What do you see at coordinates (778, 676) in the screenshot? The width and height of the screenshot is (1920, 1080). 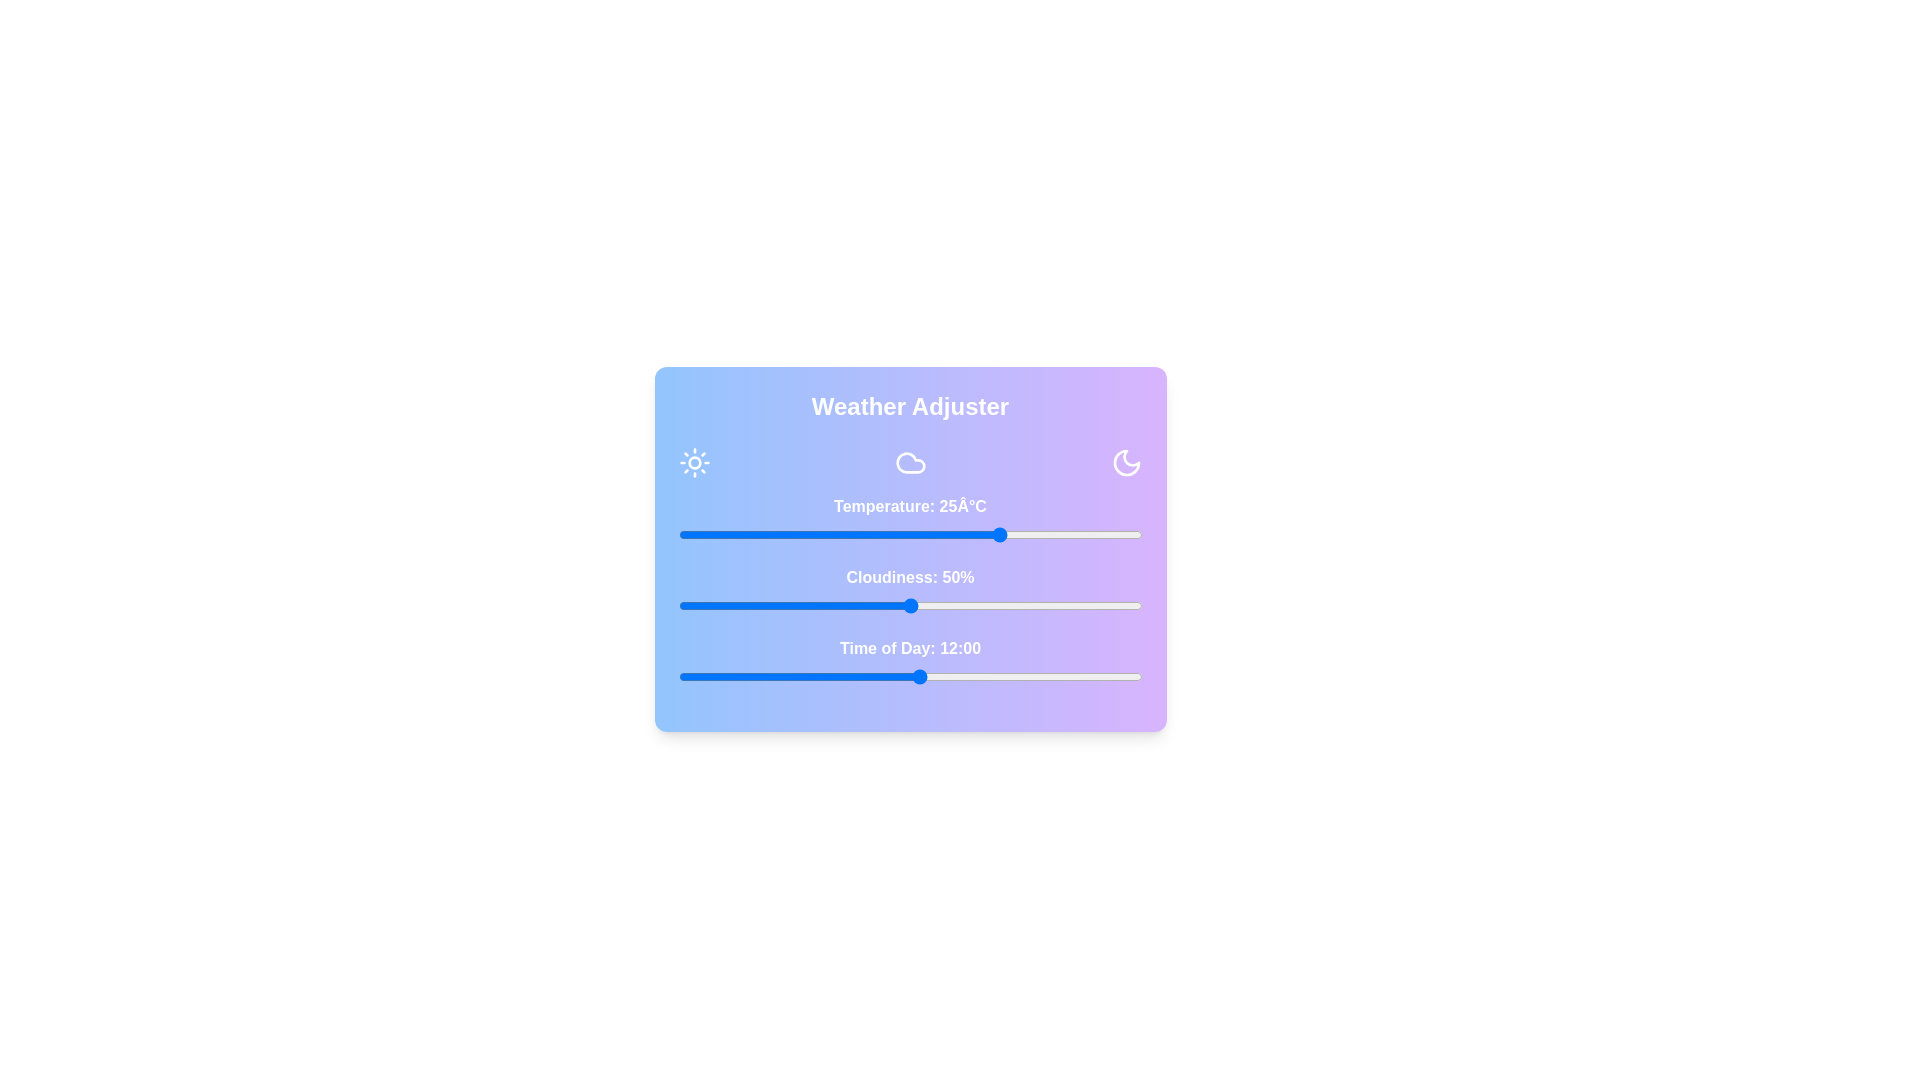 I see `the time of day` at bounding box center [778, 676].